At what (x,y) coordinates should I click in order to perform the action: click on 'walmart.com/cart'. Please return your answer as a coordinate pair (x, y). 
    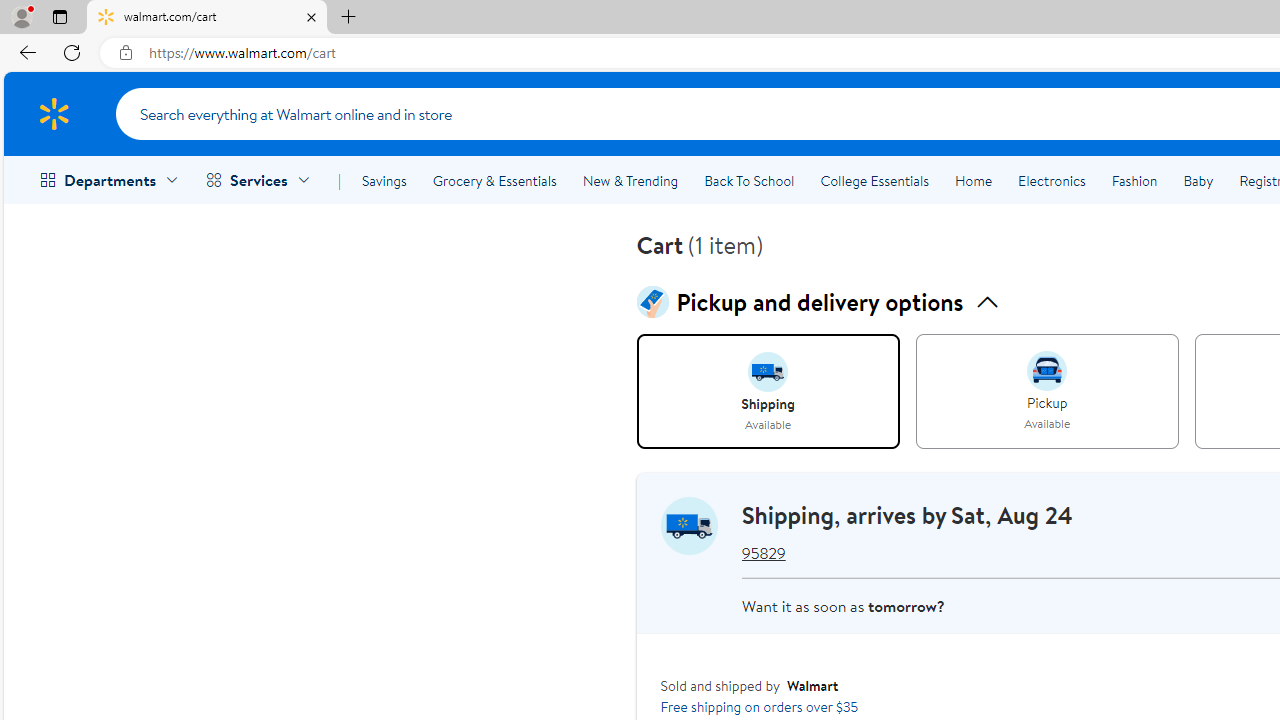
    Looking at the image, I should click on (207, 17).